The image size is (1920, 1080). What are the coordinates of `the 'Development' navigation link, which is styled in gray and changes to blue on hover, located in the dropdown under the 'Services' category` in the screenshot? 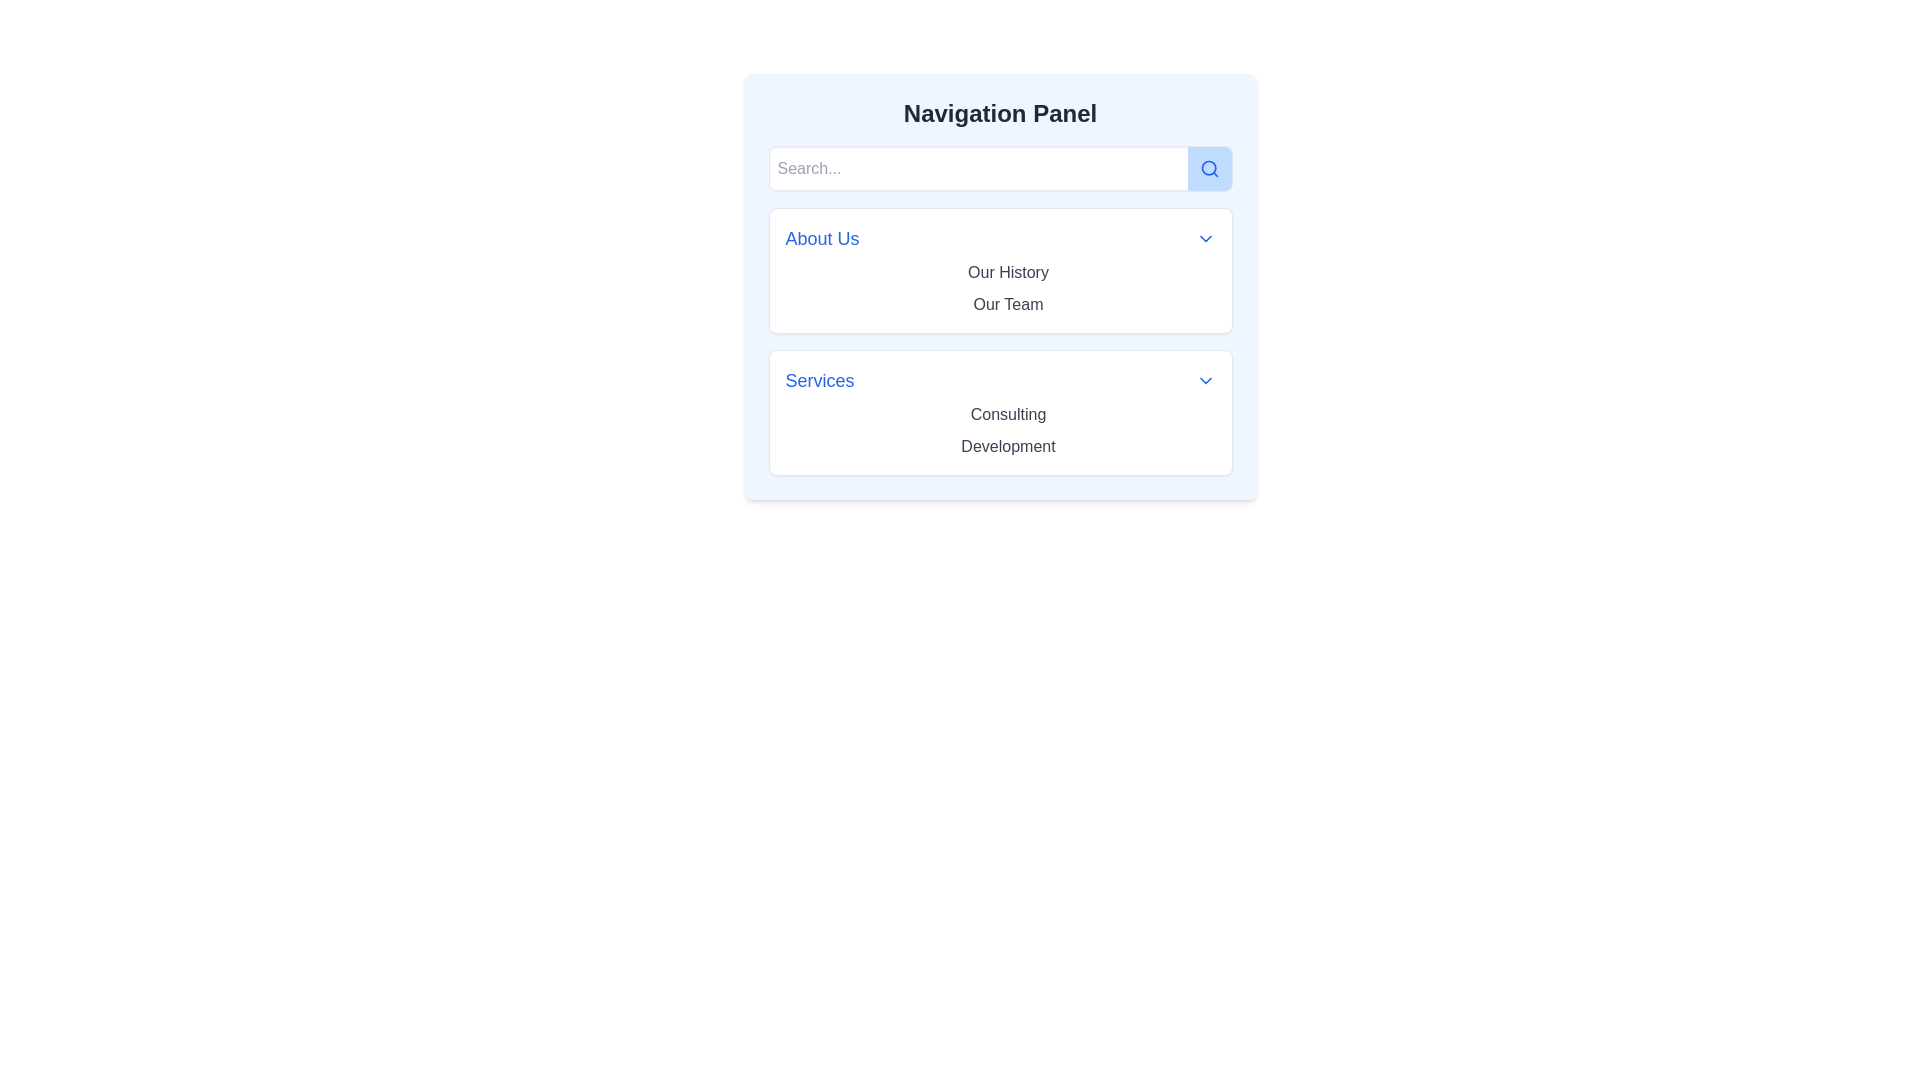 It's located at (1008, 445).